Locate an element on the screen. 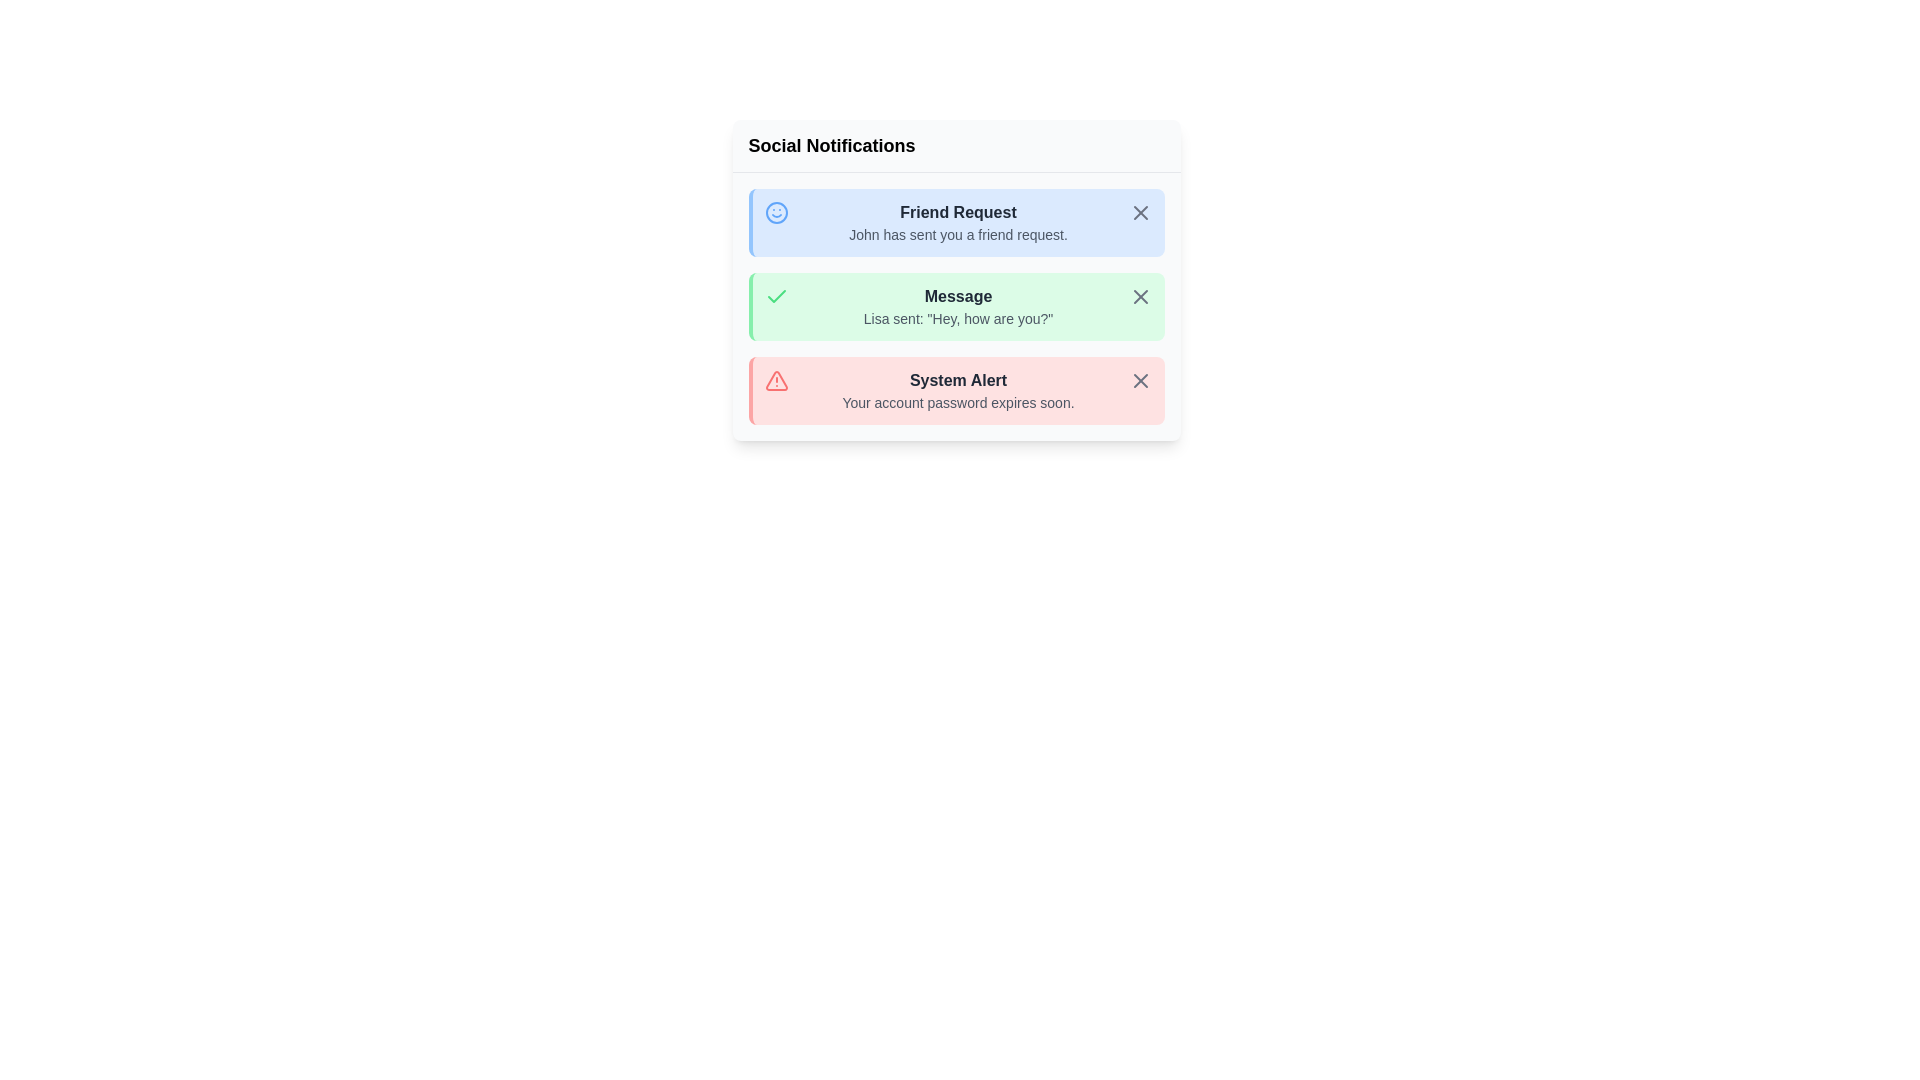  the close button in the top-right corner of the 'Message' notification box to change its color is located at coordinates (1140, 297).